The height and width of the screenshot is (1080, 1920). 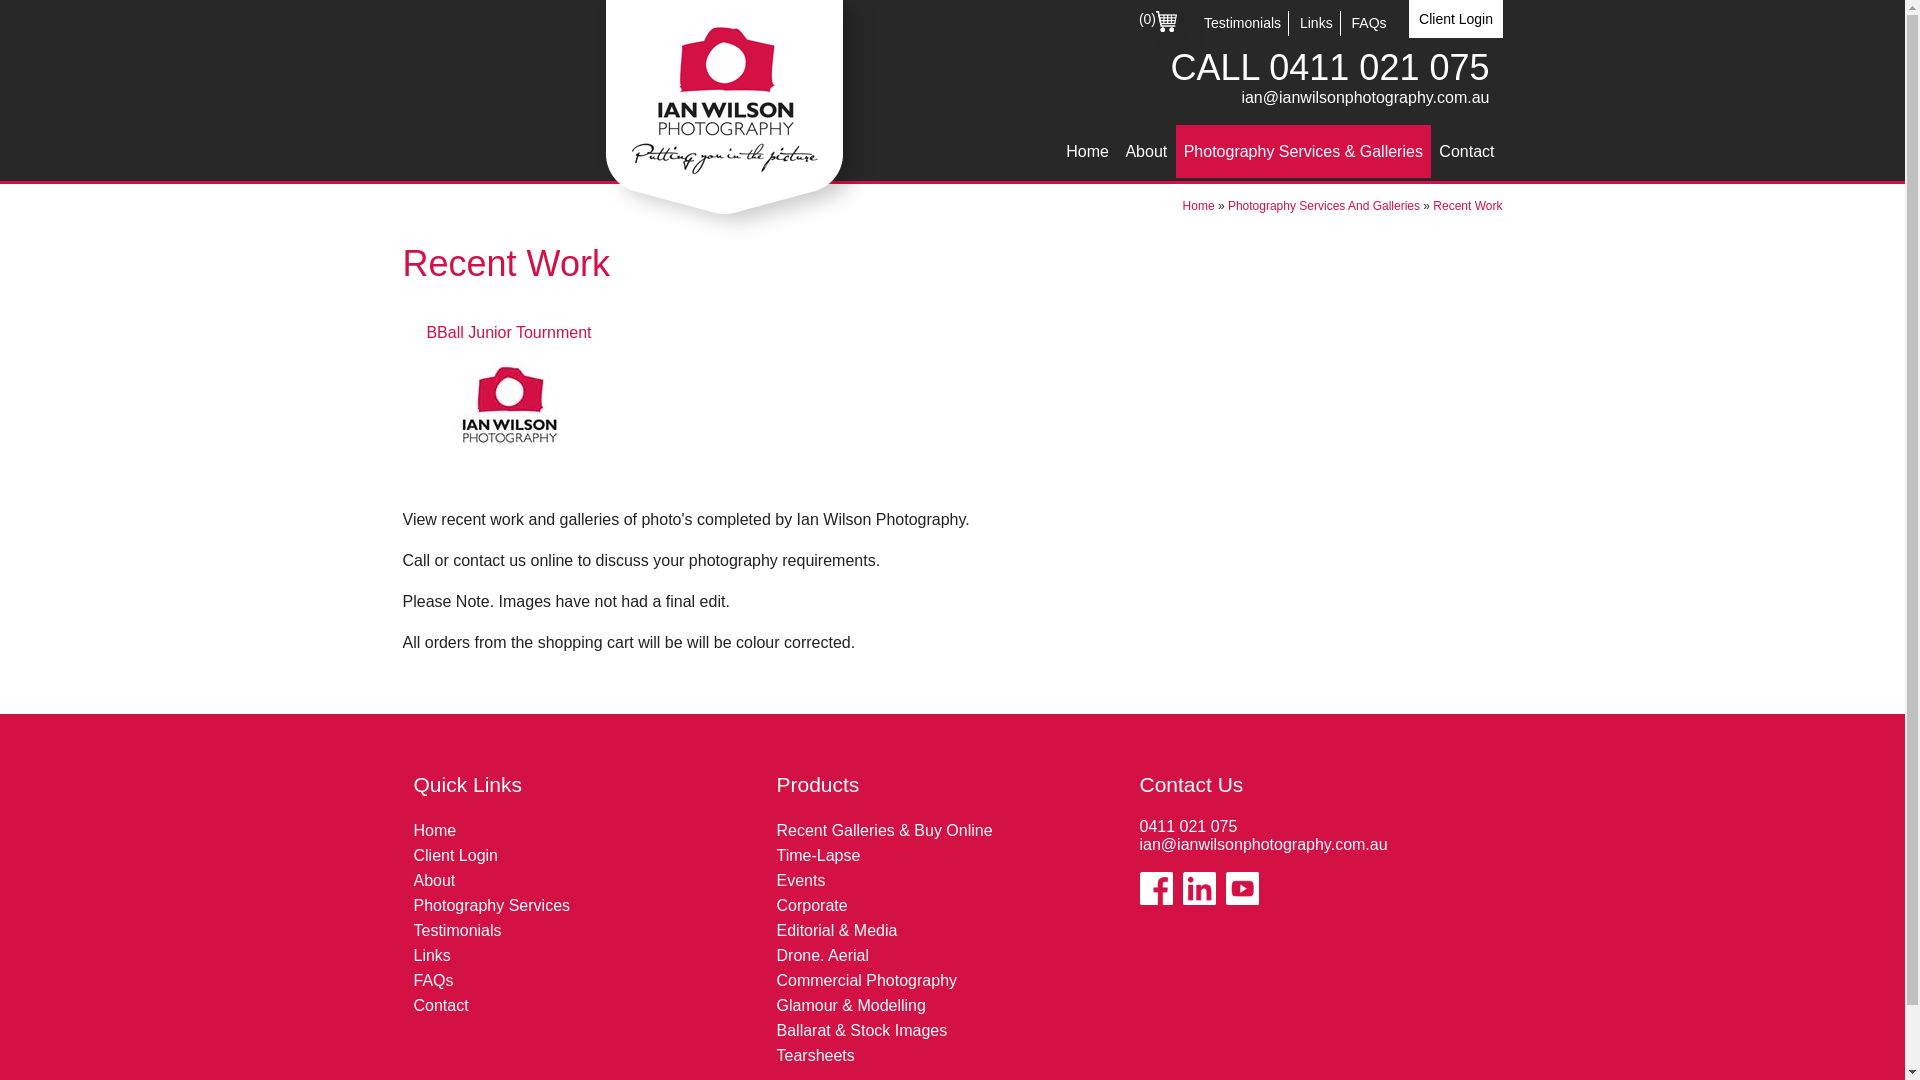 I want to click on 'Links', so click(x=431, y=954).